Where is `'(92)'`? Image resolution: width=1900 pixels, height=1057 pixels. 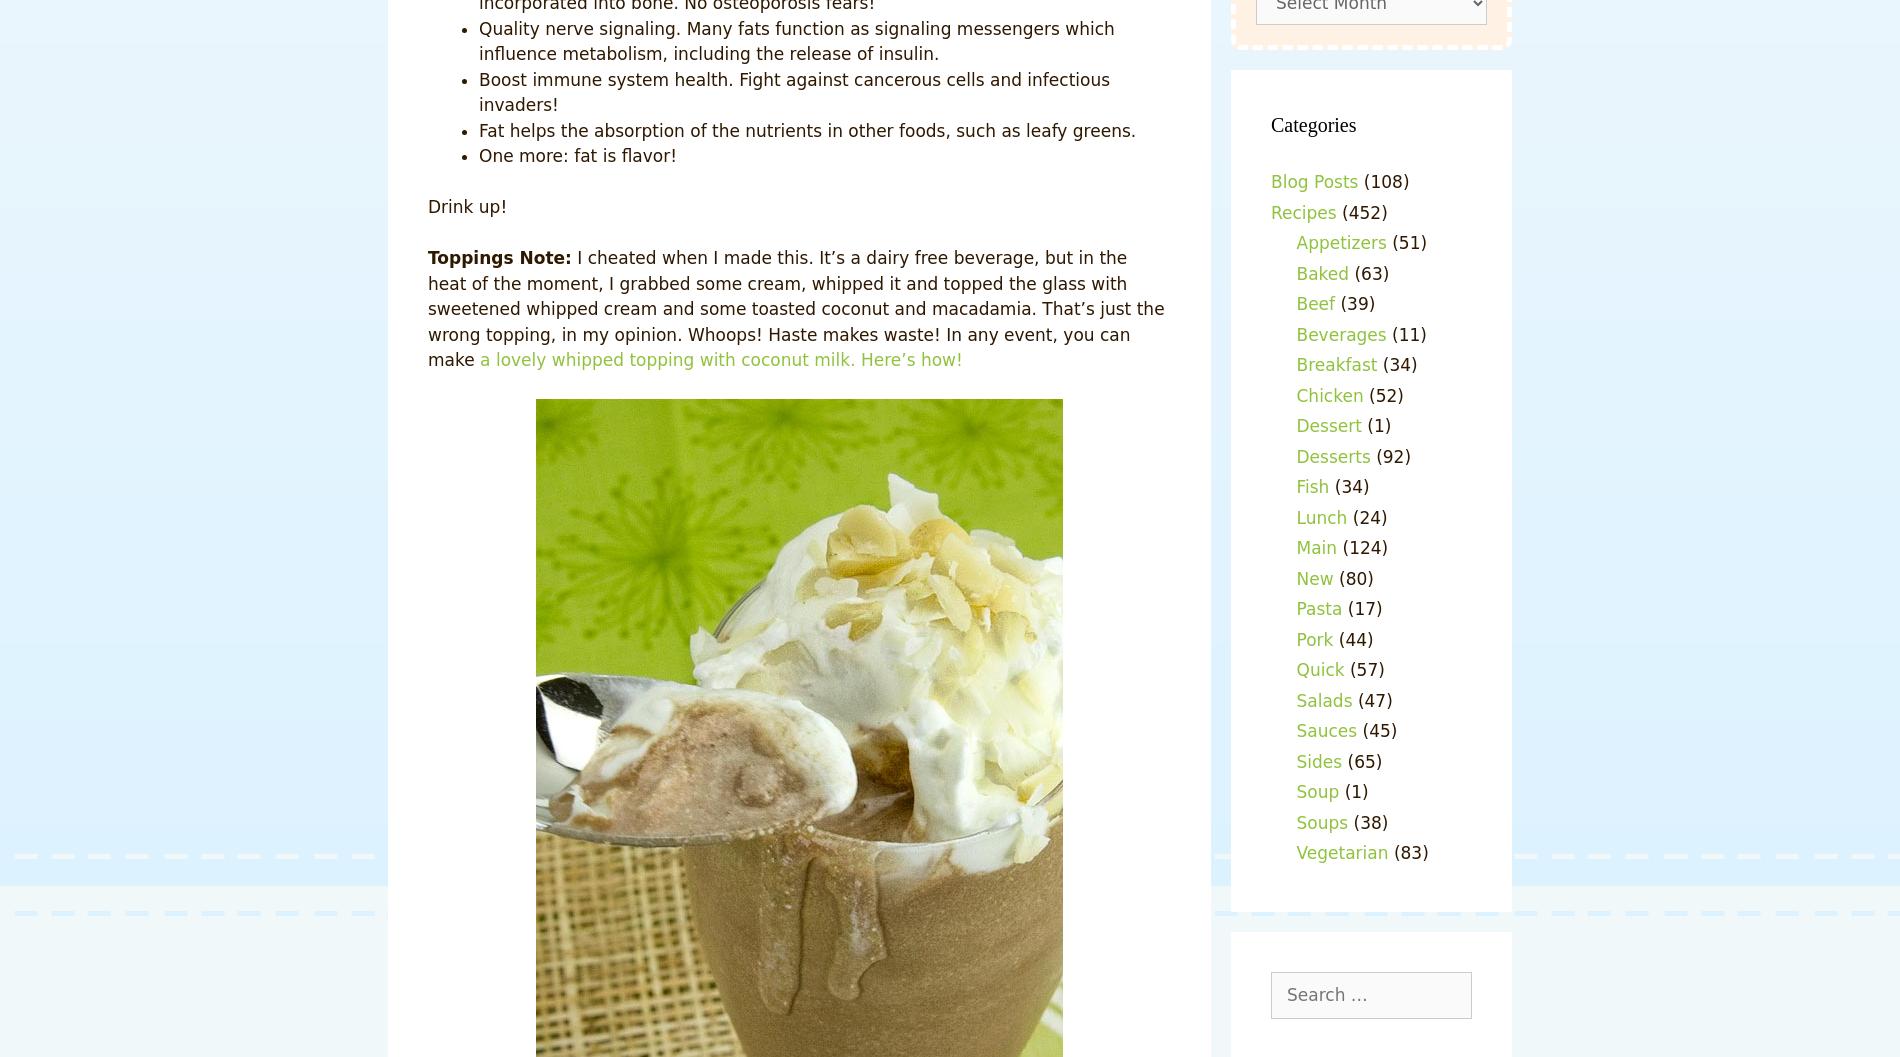 '(92)' is located at coordinates (1389, 455).